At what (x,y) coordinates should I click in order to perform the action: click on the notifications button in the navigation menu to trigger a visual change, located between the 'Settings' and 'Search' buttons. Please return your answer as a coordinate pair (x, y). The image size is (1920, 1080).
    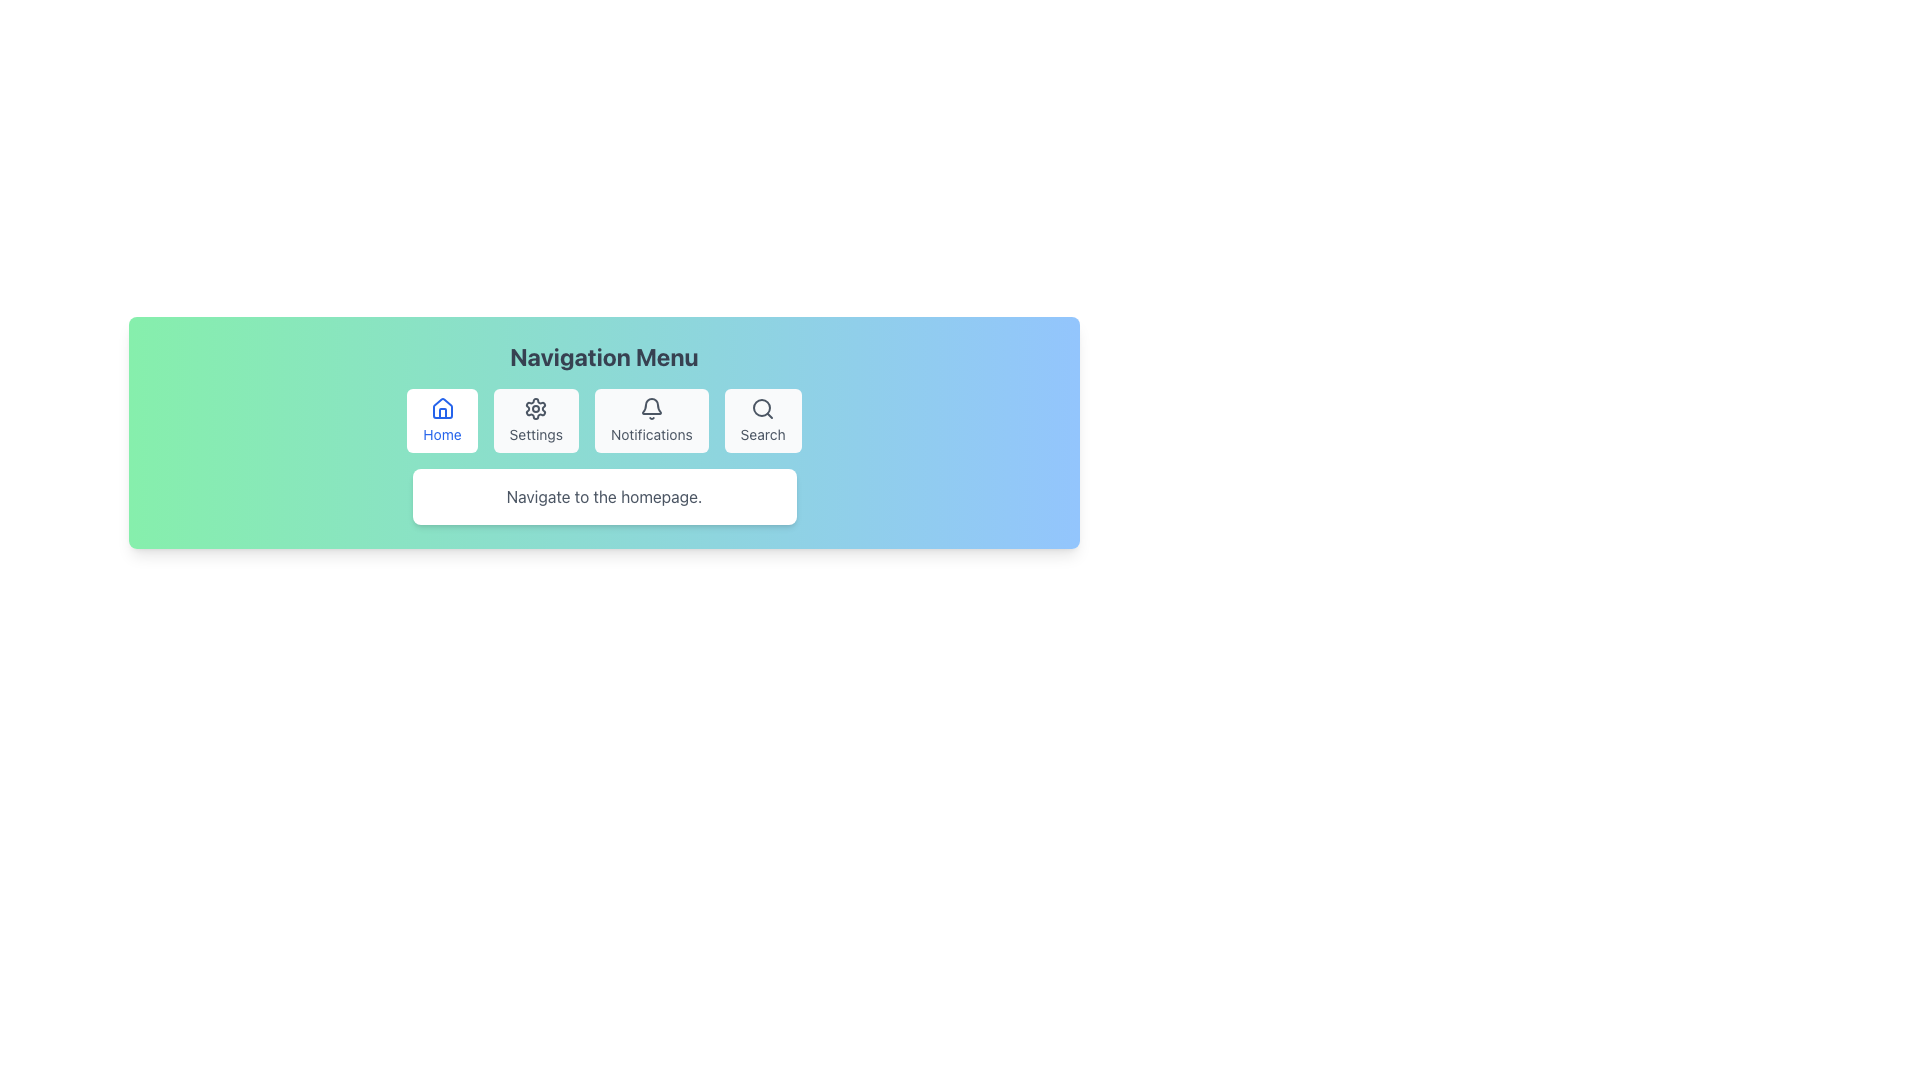
    Looking at the image, I should click on (651, 419).